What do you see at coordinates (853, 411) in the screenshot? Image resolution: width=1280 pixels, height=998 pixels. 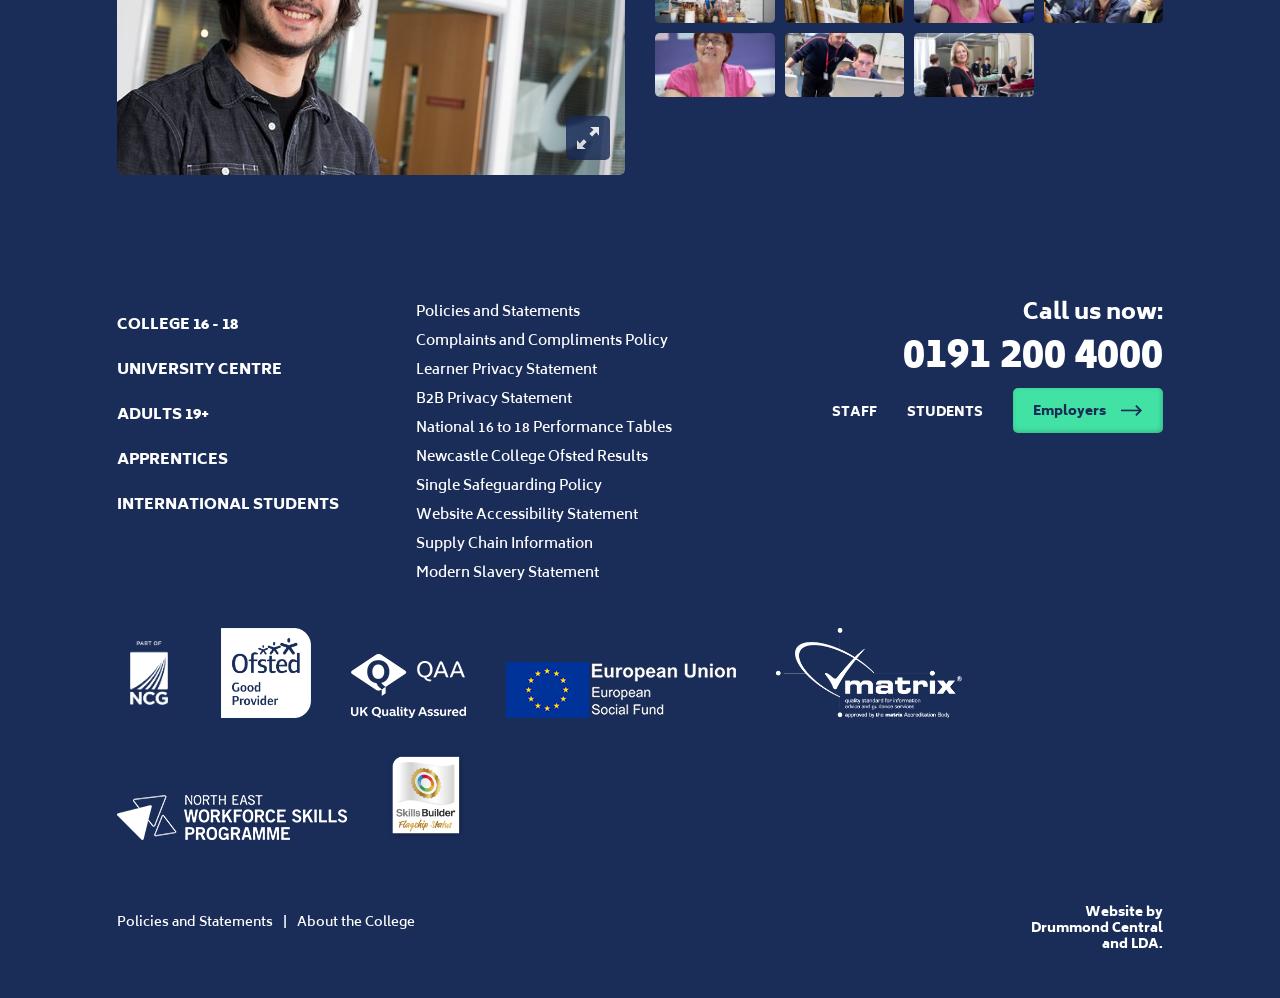 I see `'Staff'` at bounding box center [853, 411].